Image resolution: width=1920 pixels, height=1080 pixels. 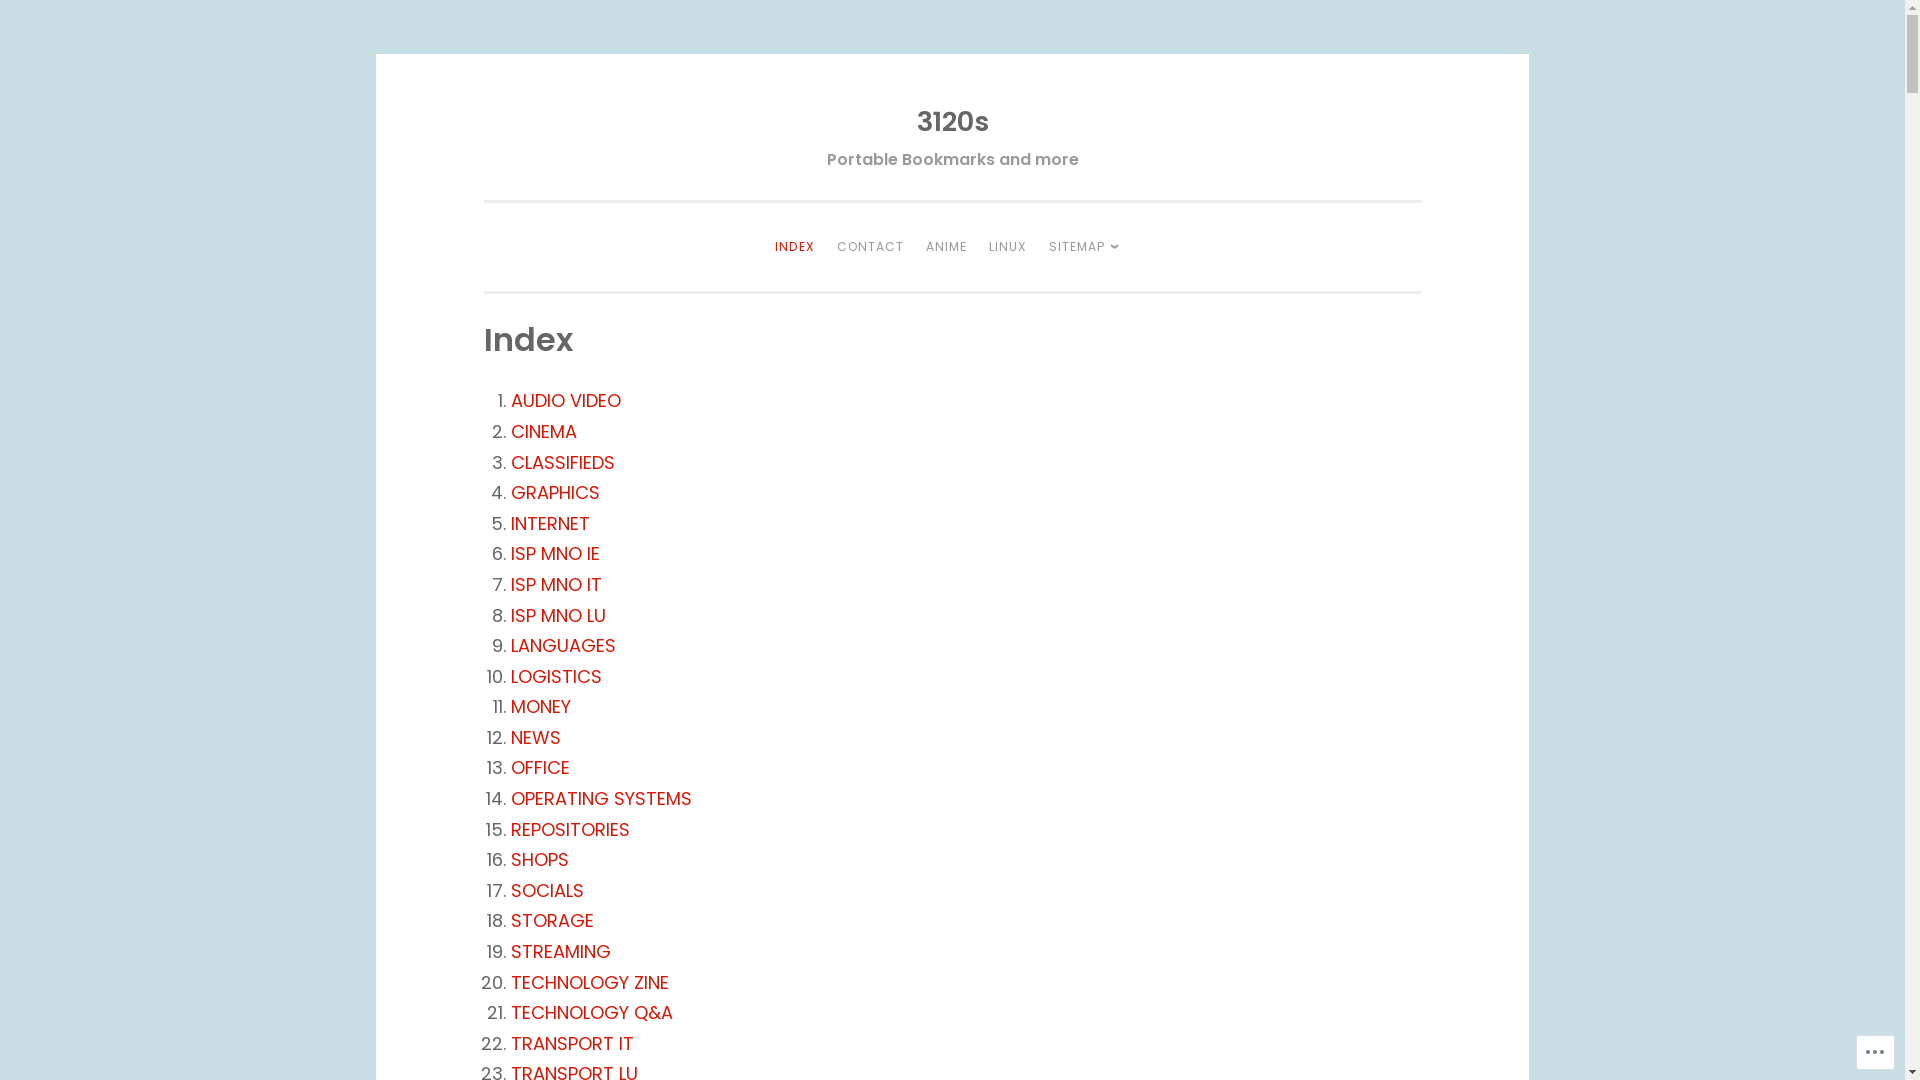 What do you see at coordinates (510, 1012) in the screenshot?
I see `'TECHNOLOGY Q&A'` at bounding box center [510, 1012].